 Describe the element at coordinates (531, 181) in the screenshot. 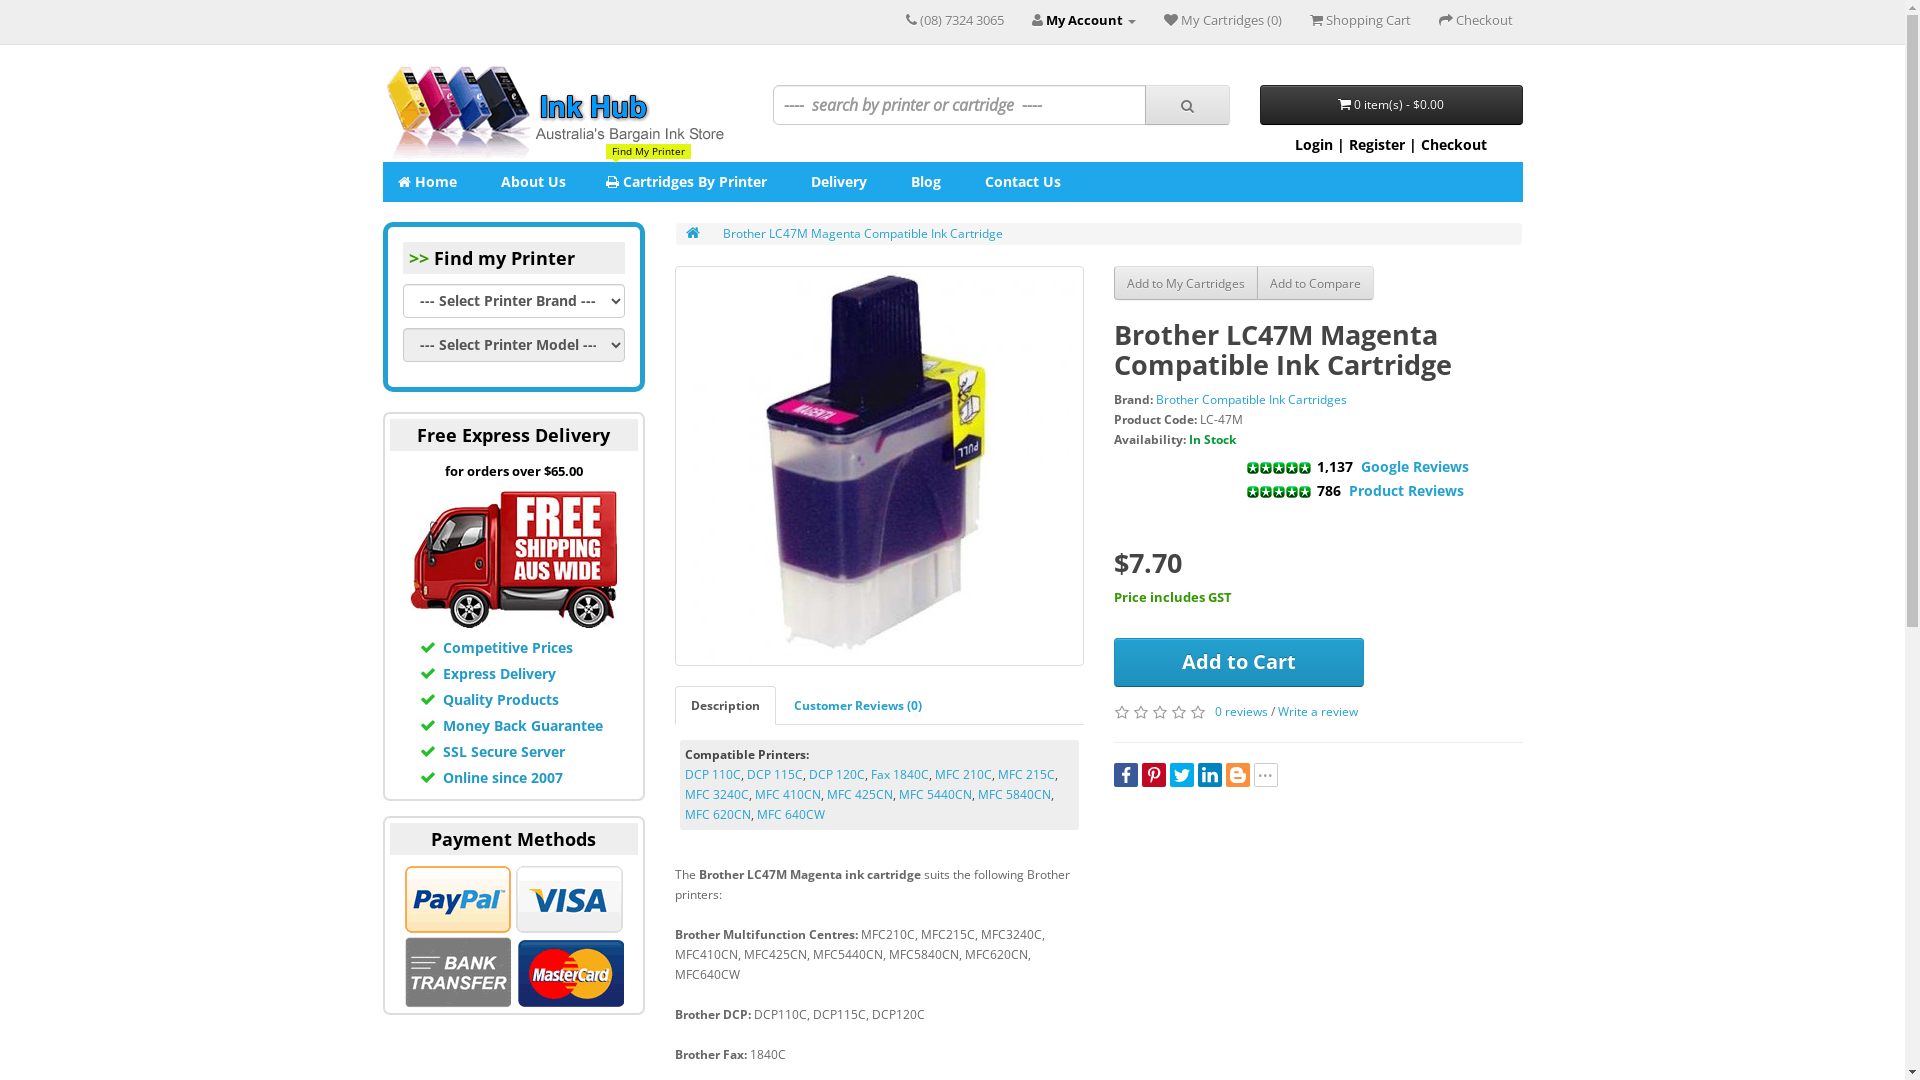

I see `'About Us'` at that location.